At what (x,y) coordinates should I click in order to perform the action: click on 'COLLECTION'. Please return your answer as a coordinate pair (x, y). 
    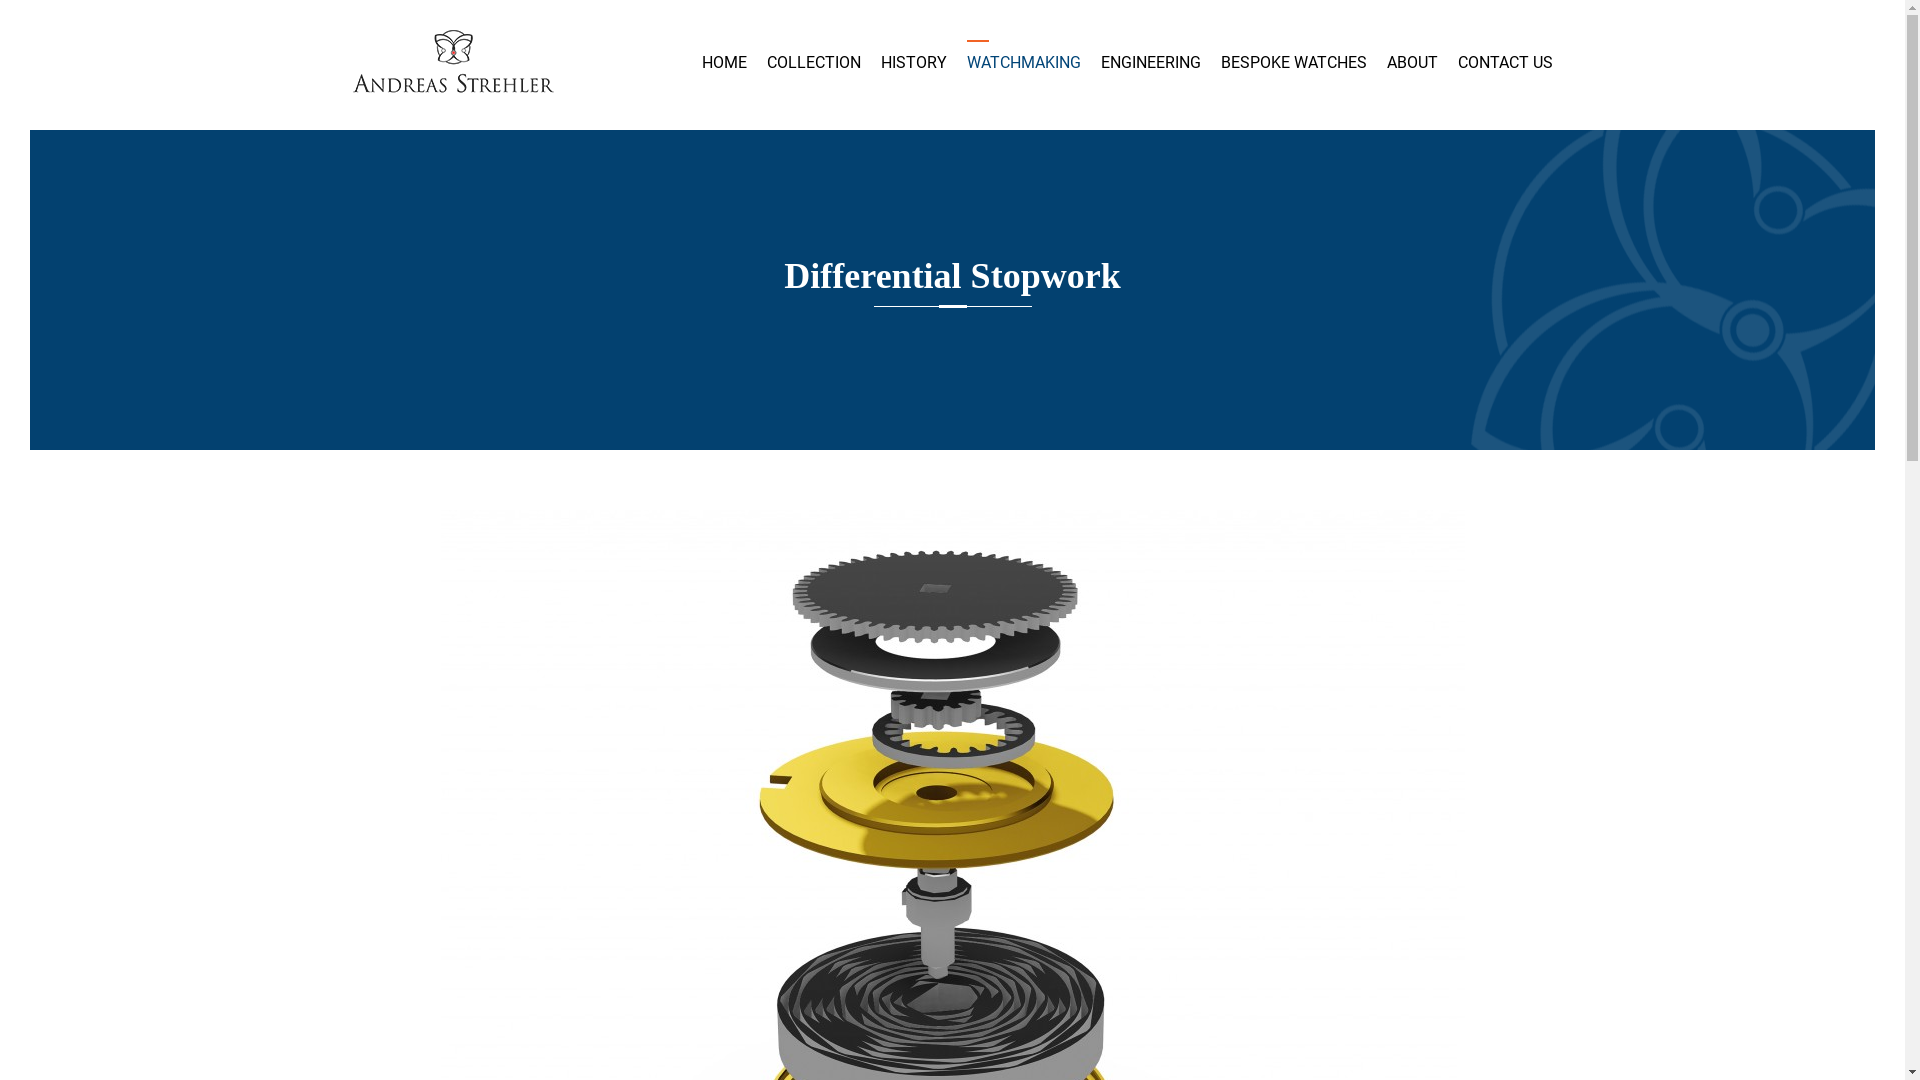
    Looking at the image, I should click on (765, 61).